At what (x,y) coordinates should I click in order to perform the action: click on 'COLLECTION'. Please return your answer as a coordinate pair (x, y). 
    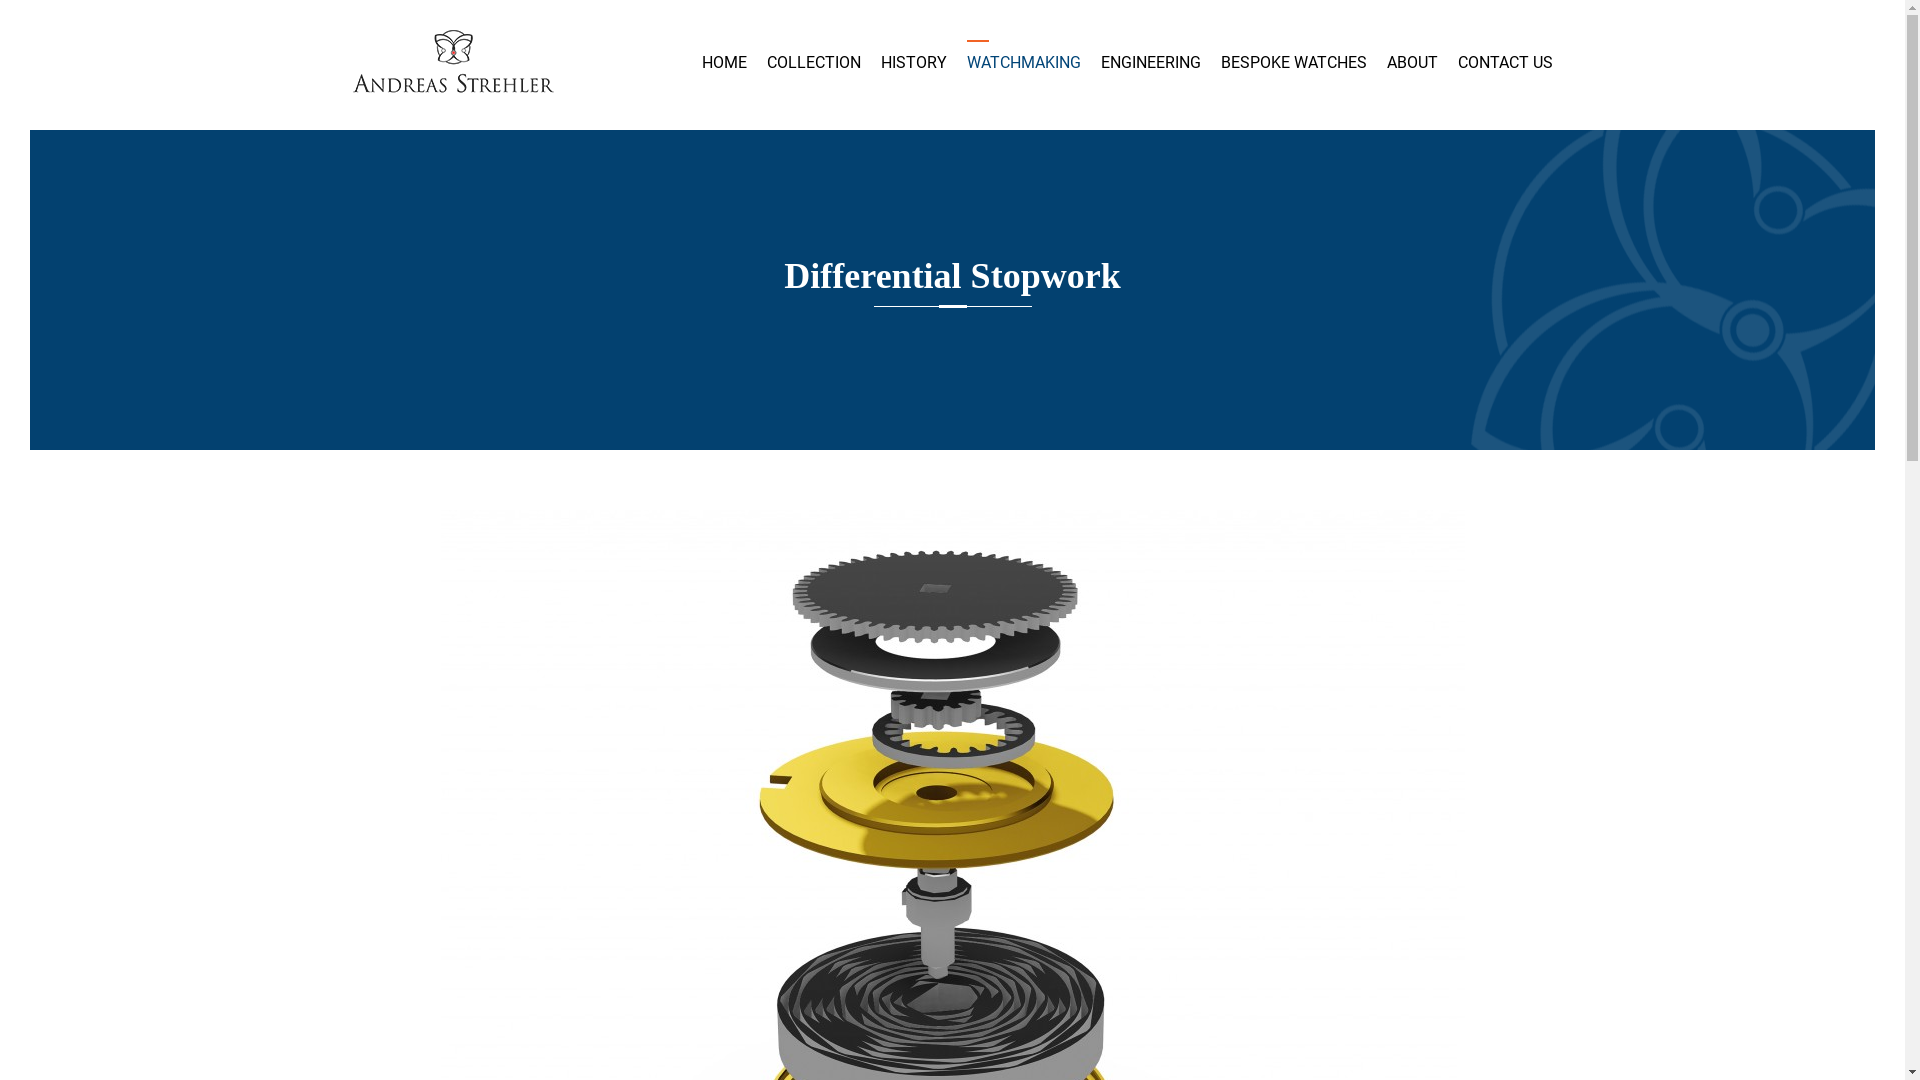
    Looking at the image, I should click on (765, 61).